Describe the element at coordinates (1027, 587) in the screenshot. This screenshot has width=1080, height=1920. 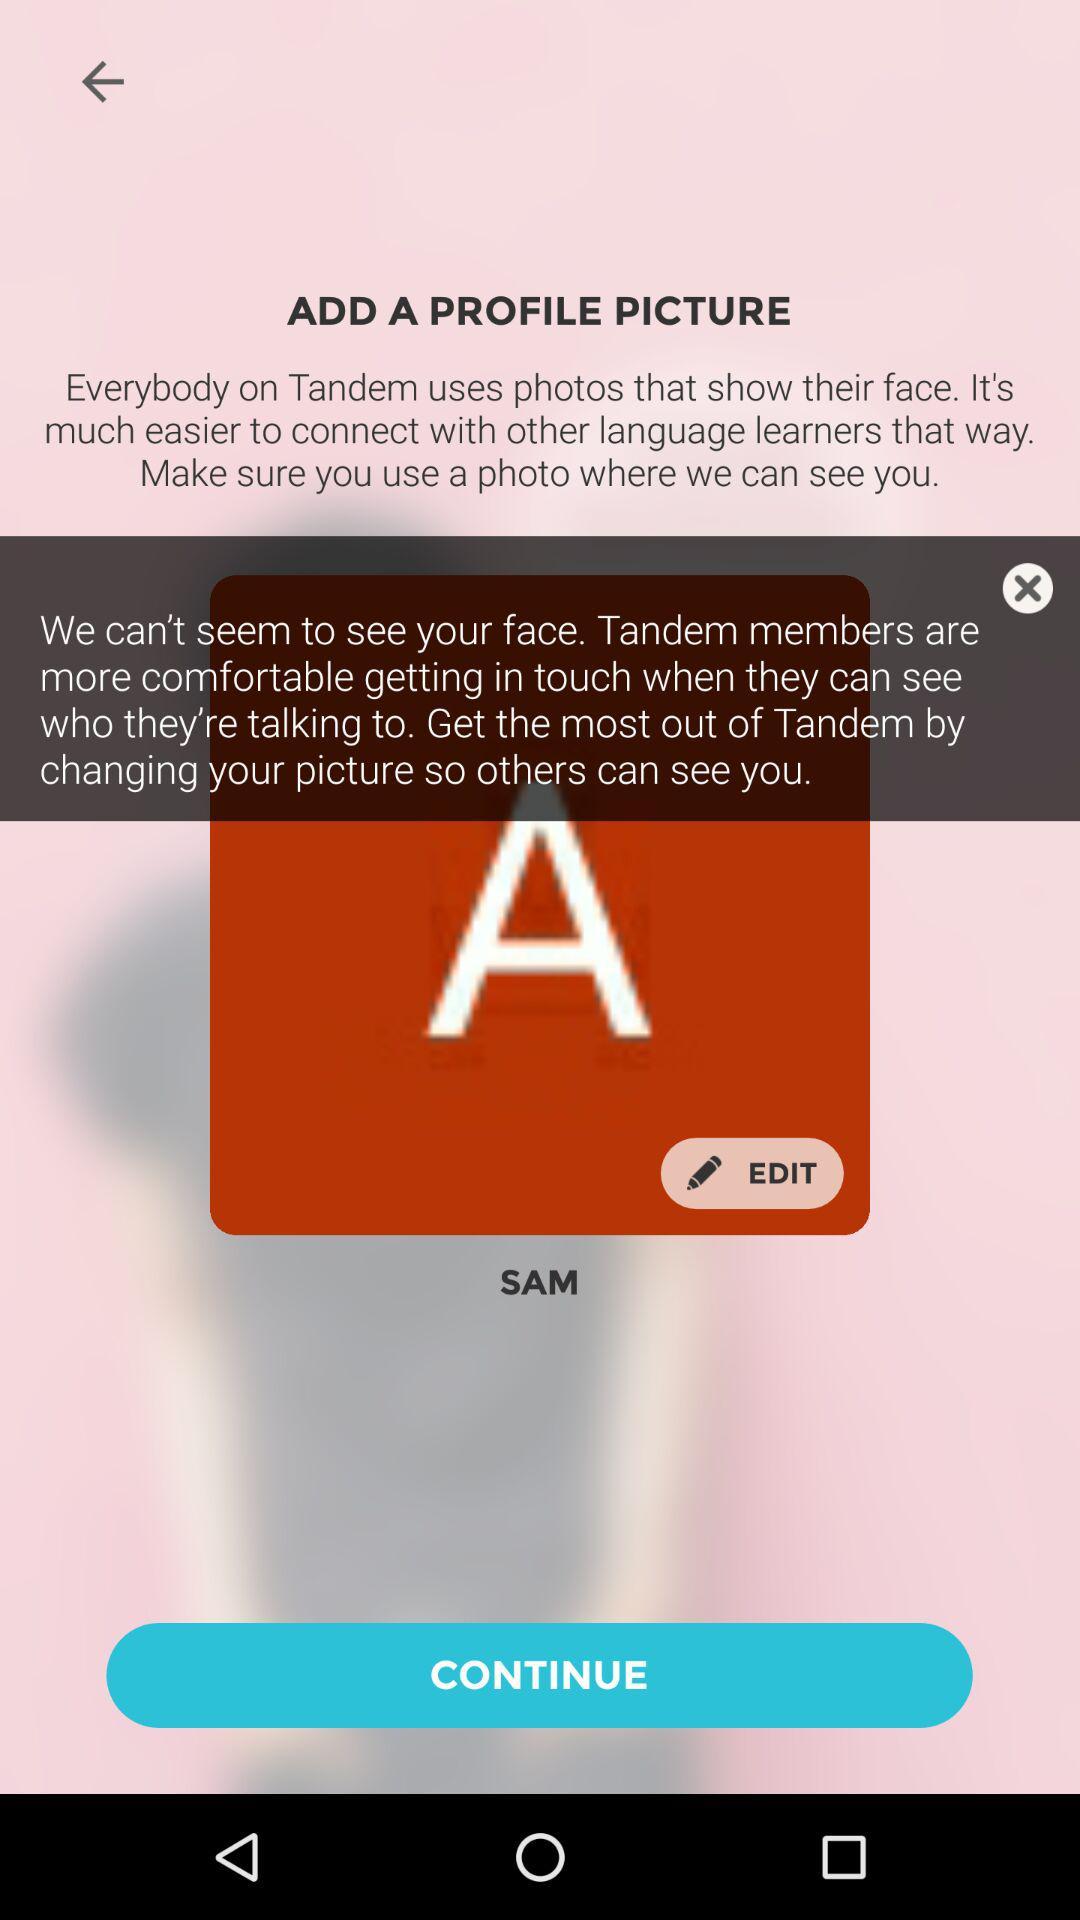
I see `close` at that location.